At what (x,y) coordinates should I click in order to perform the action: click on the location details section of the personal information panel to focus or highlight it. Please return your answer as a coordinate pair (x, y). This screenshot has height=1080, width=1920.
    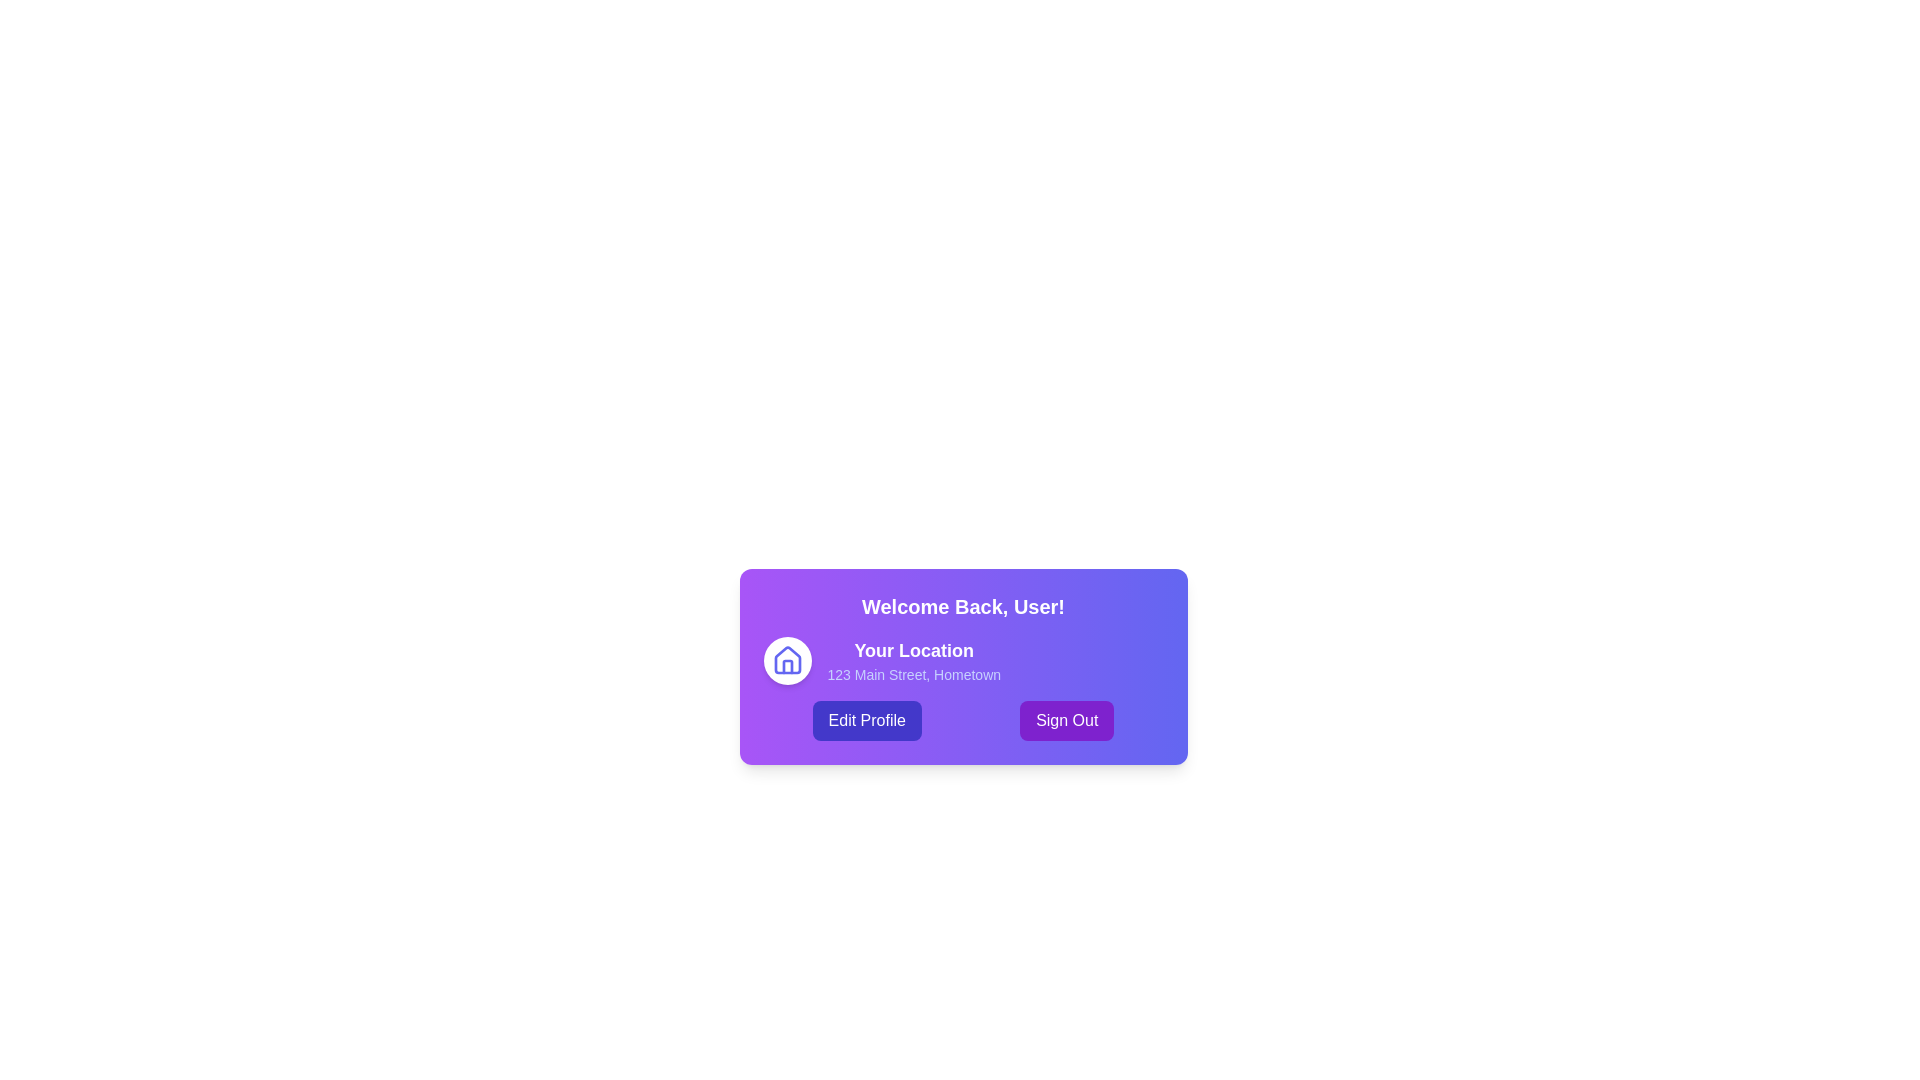
    Looking at the image, I should click on (963, 667).